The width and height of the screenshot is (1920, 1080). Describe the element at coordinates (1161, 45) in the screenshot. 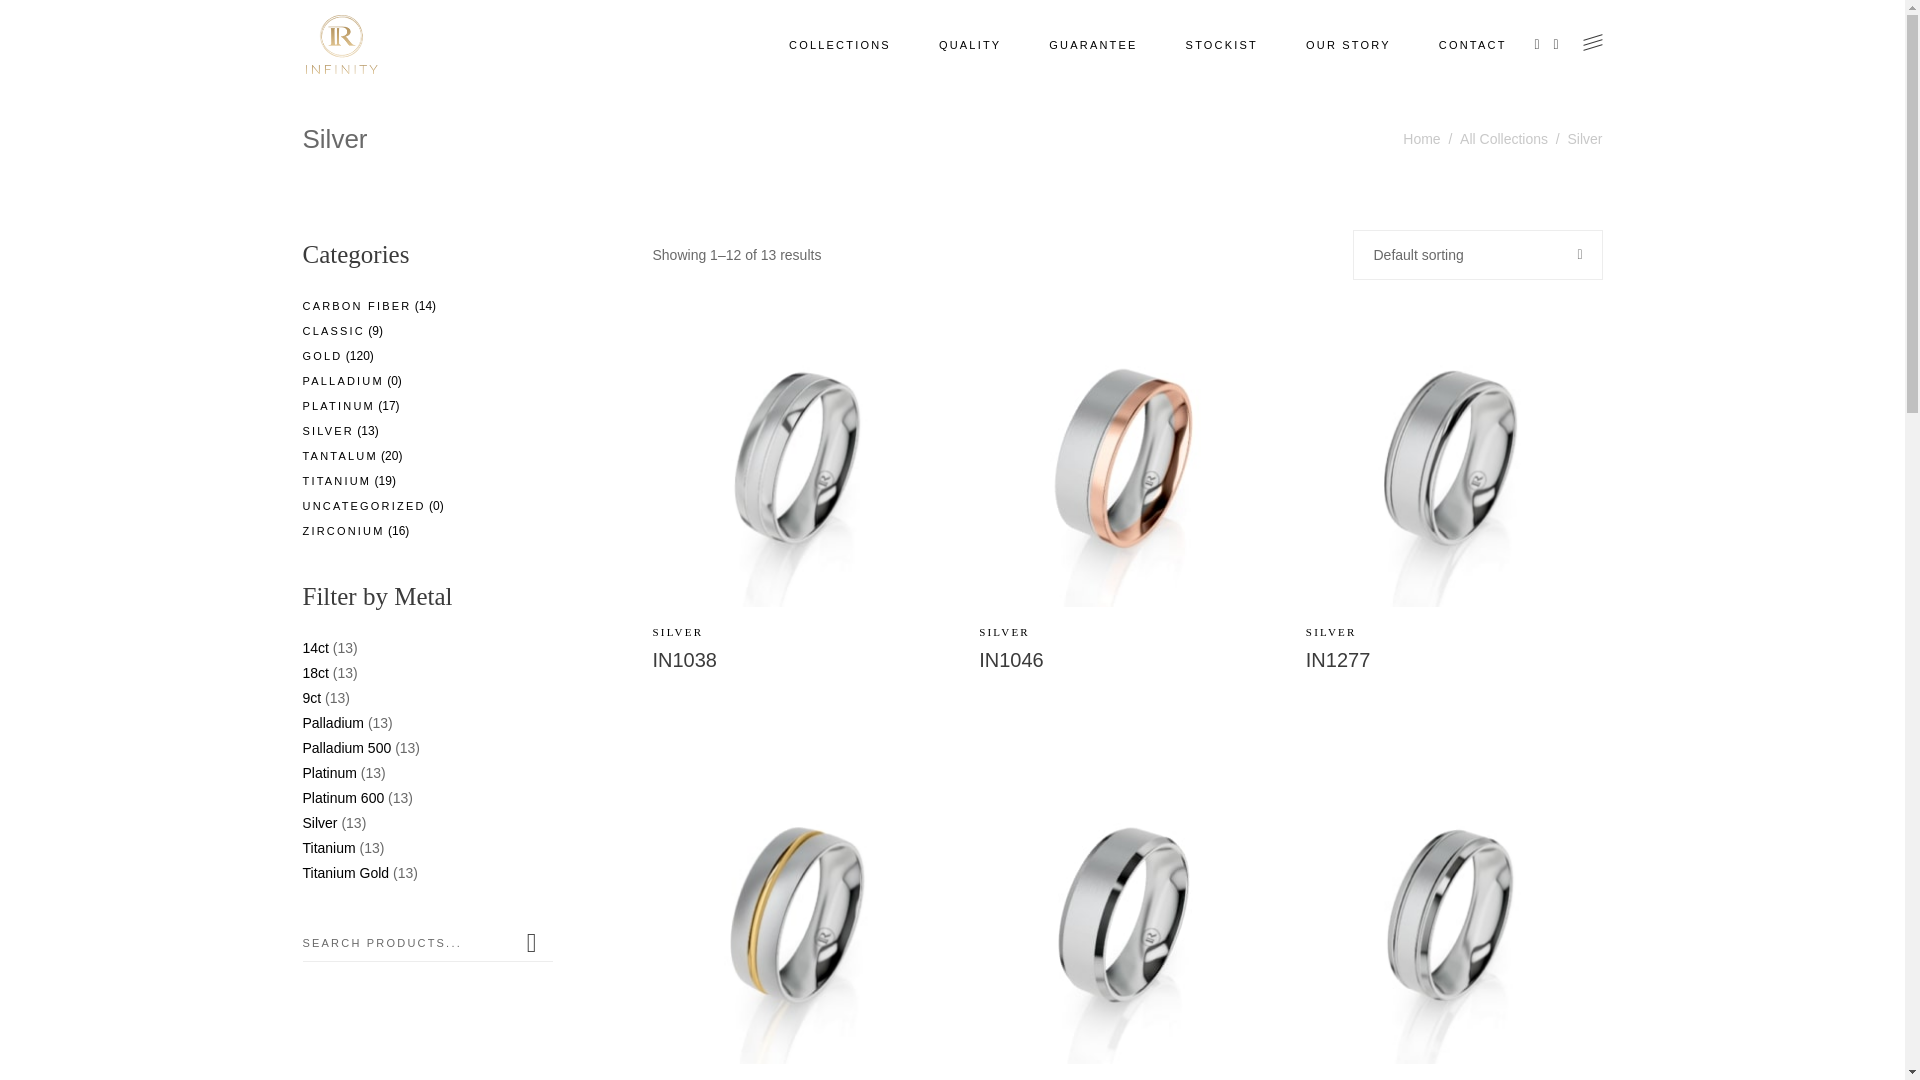

I see `'STOCKIST'` at that location.